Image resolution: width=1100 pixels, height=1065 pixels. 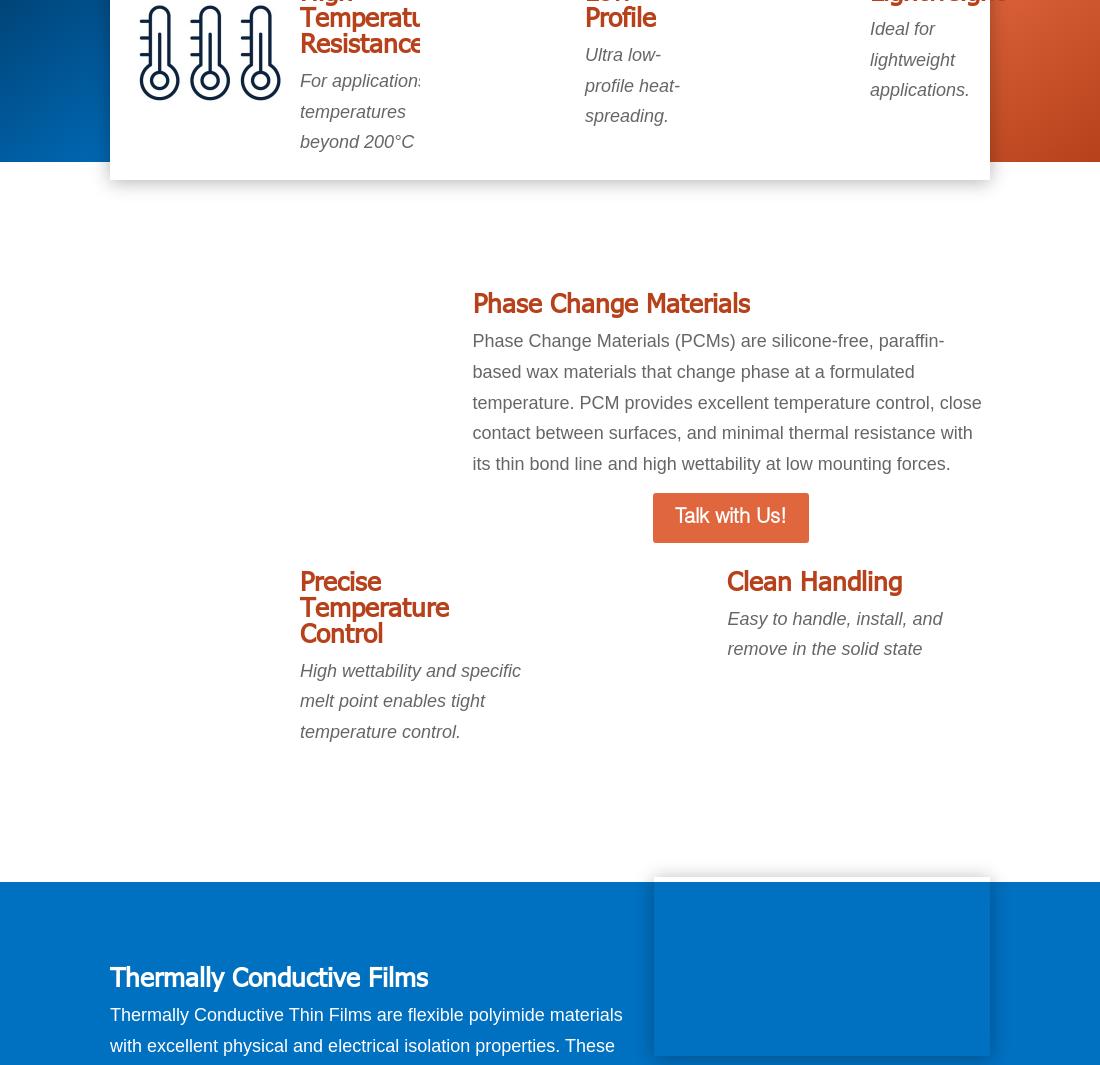 I want to click on 'Phase Change Materials (PCMs) are silicone-free, paraffin-based wax materials that change phase at a formulated temperature. PCM provides excellent temperature control, close contact between surfaces, and minimal thermal resistance with its thin bond line and high wettability at low mounting forces.', so click(x=725, y=401).